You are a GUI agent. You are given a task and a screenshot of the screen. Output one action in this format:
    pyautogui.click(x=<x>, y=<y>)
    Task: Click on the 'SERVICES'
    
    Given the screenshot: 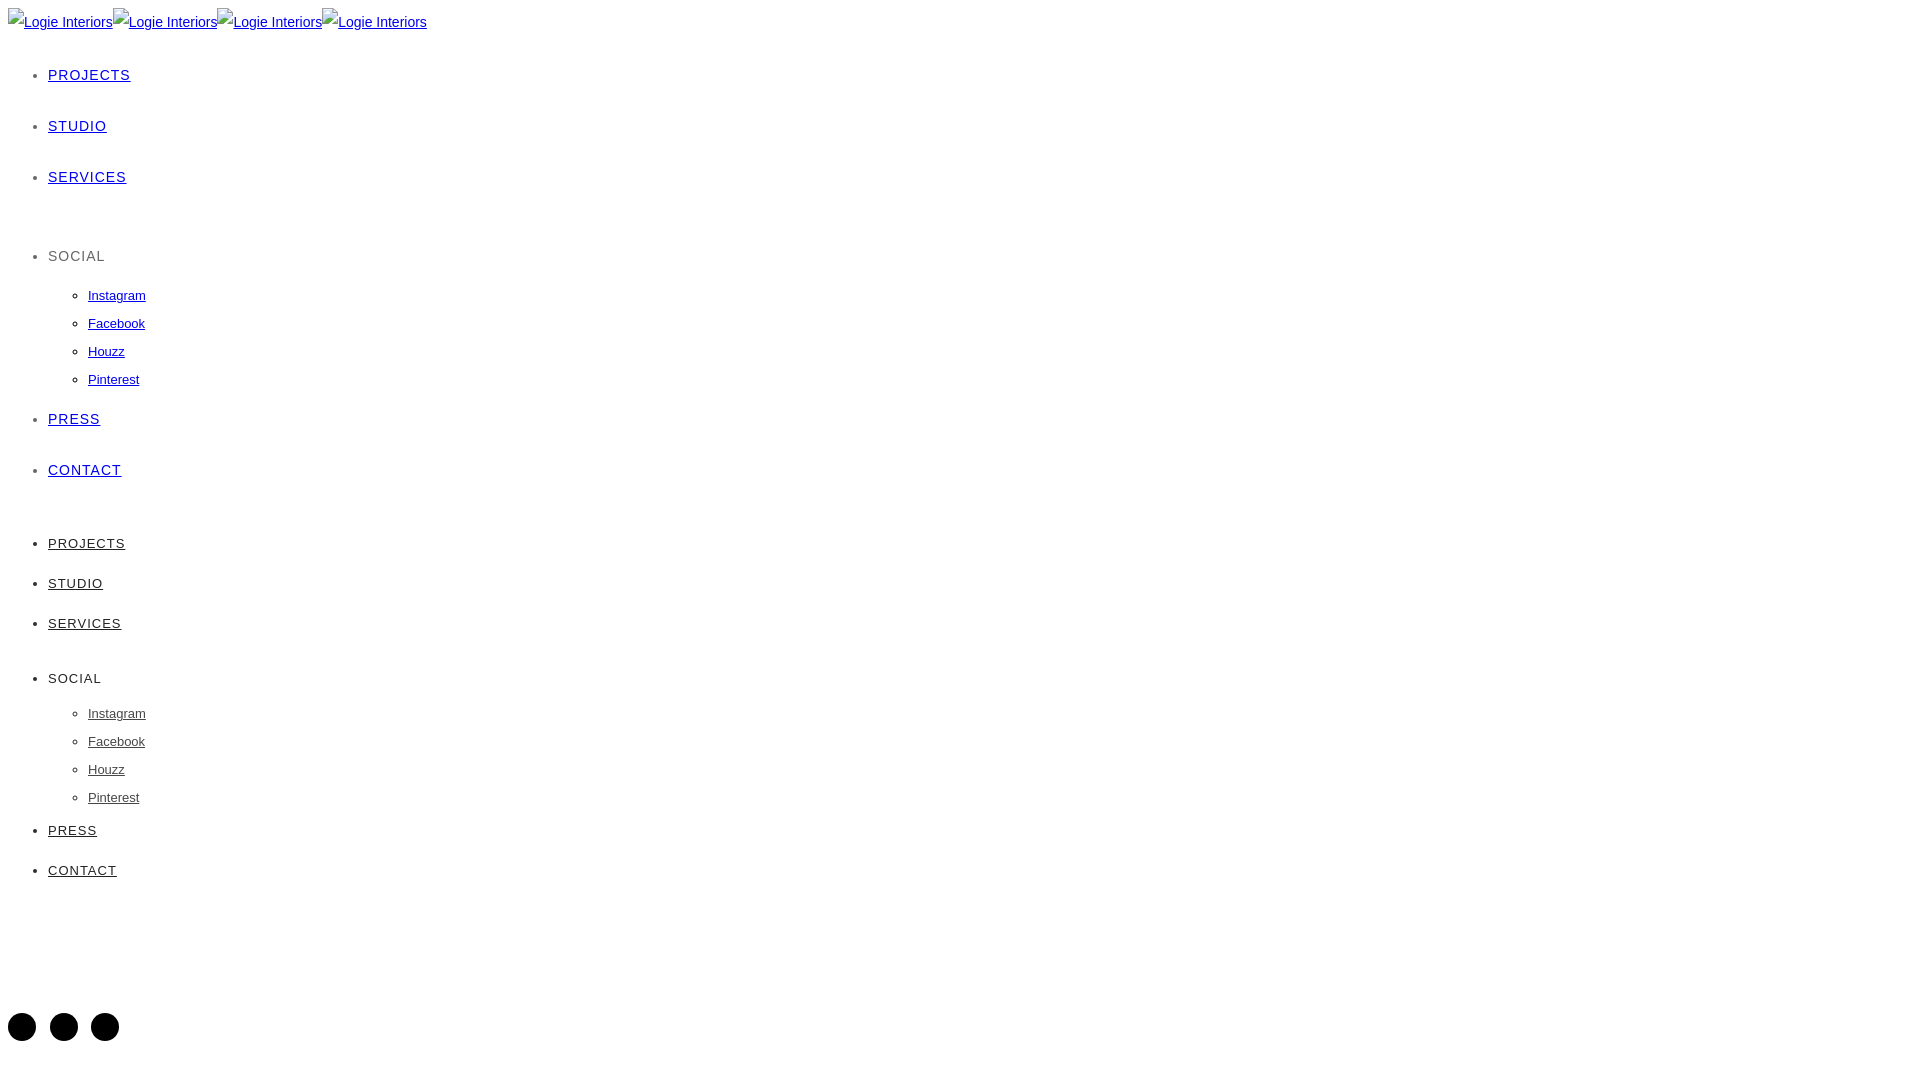 What is the action you would take?
    pyautogui.click(x=86, y=176)
    